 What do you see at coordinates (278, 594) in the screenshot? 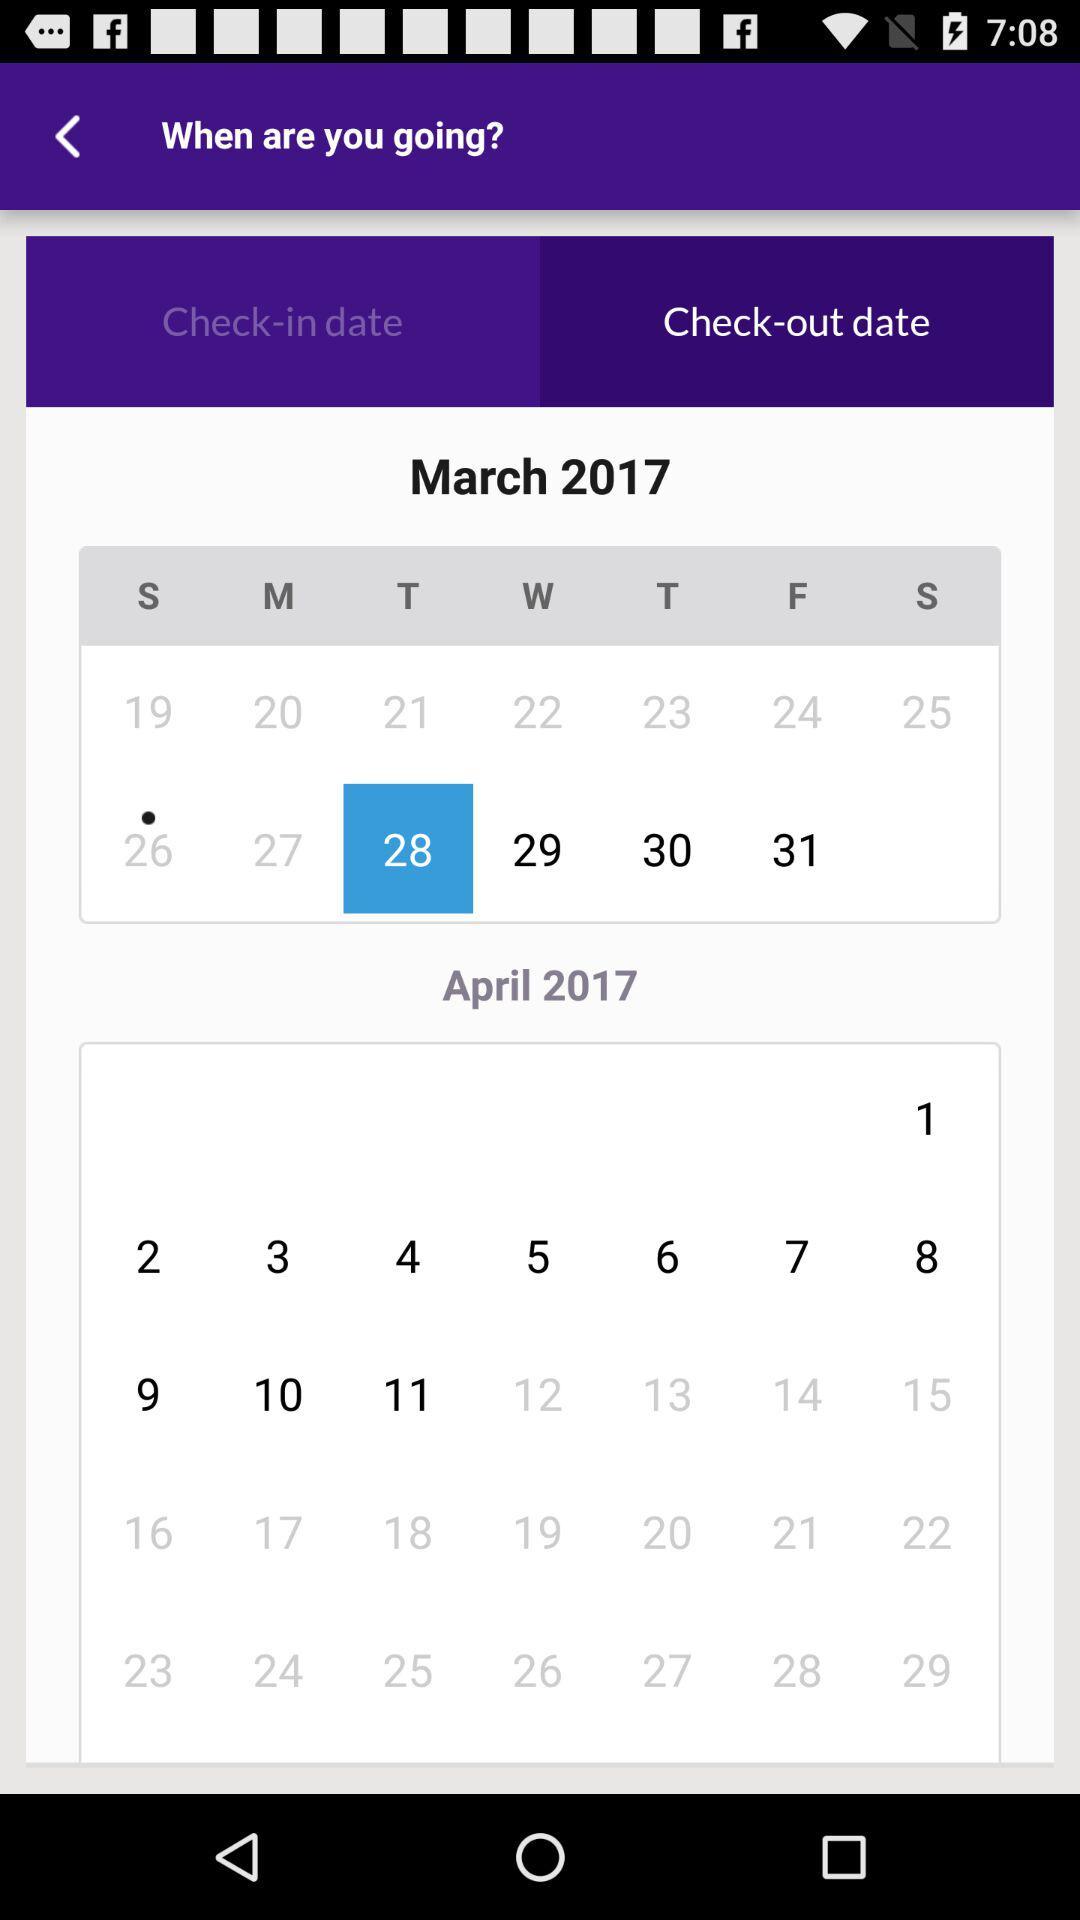
I see `the m` at bounding box center [278, 594].